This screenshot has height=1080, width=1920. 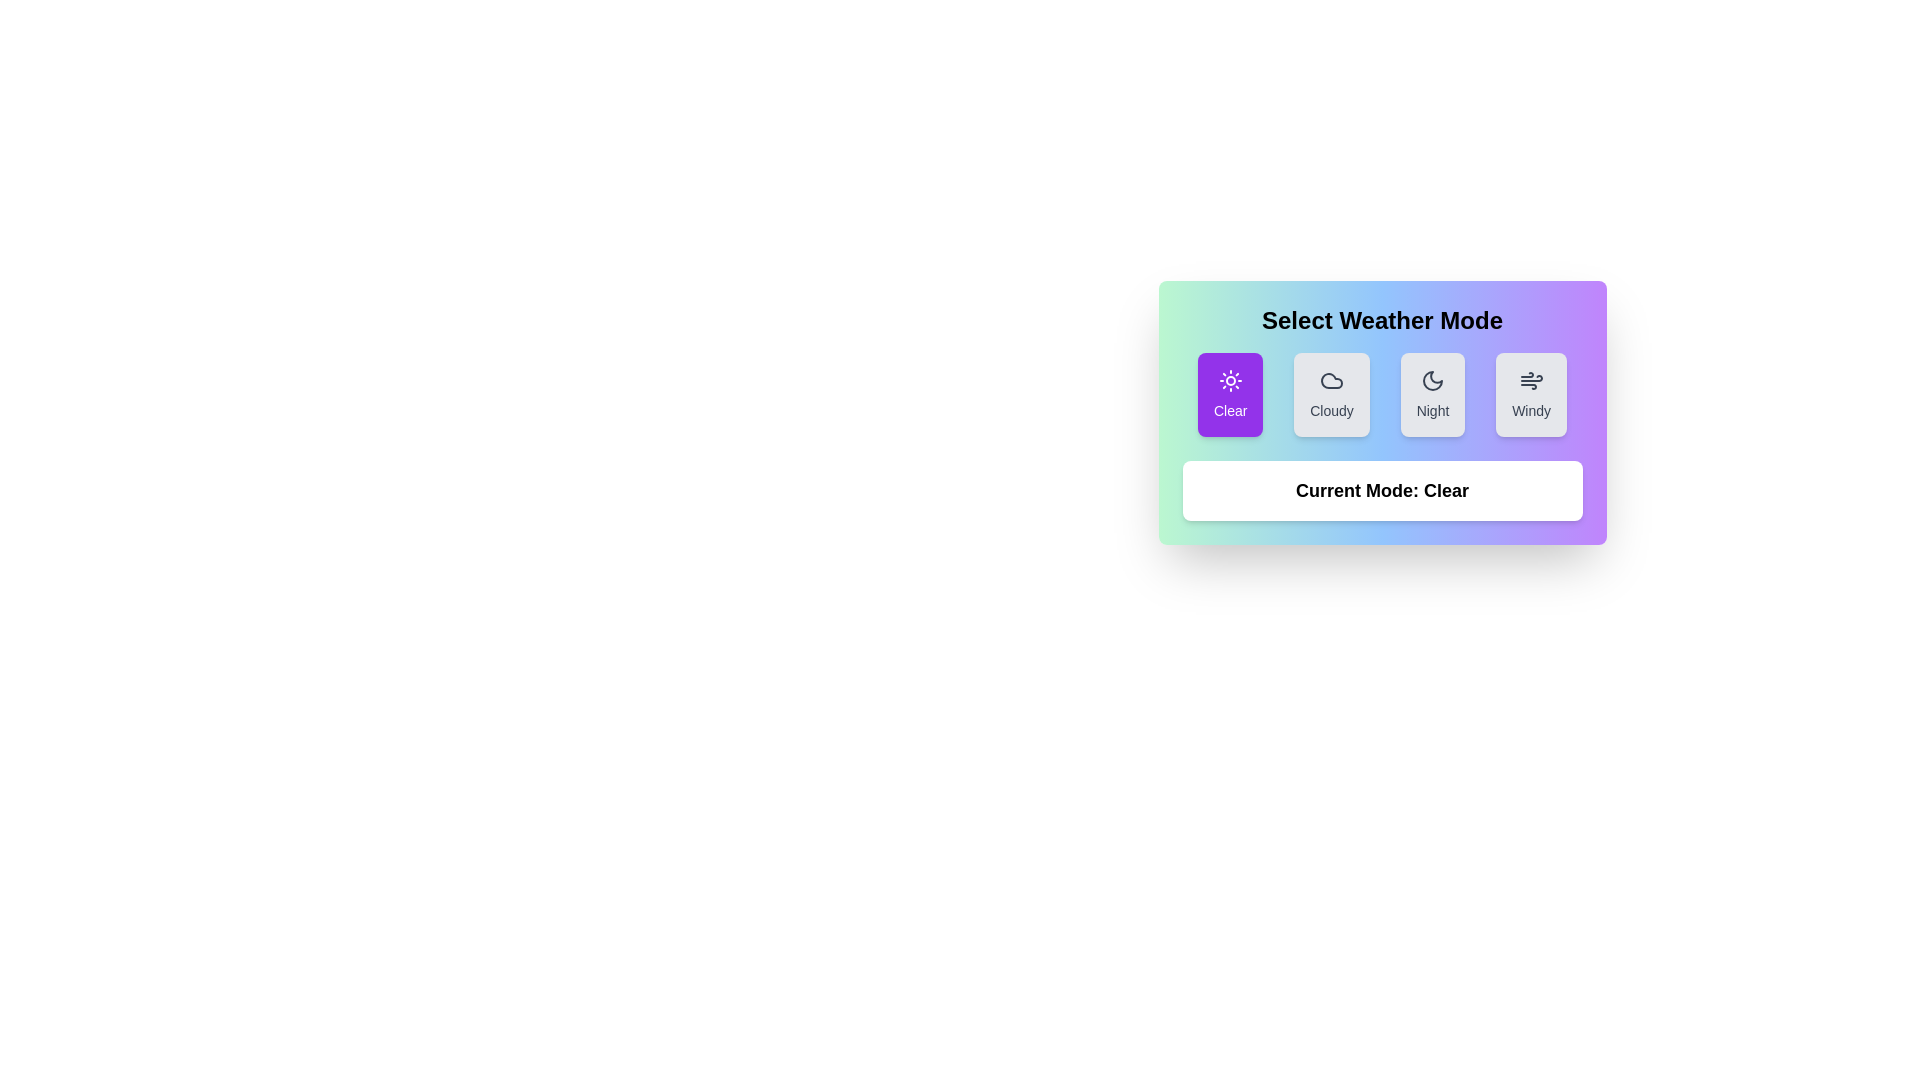 What do you see at coordinates (1331, 394) in the screenshot?
I see `the button labeled 'Cloudy', which is a rectangular button with rounded corners and a light gray background, to set the weather mode to Cloudy` at bounding box center [1331, 394].